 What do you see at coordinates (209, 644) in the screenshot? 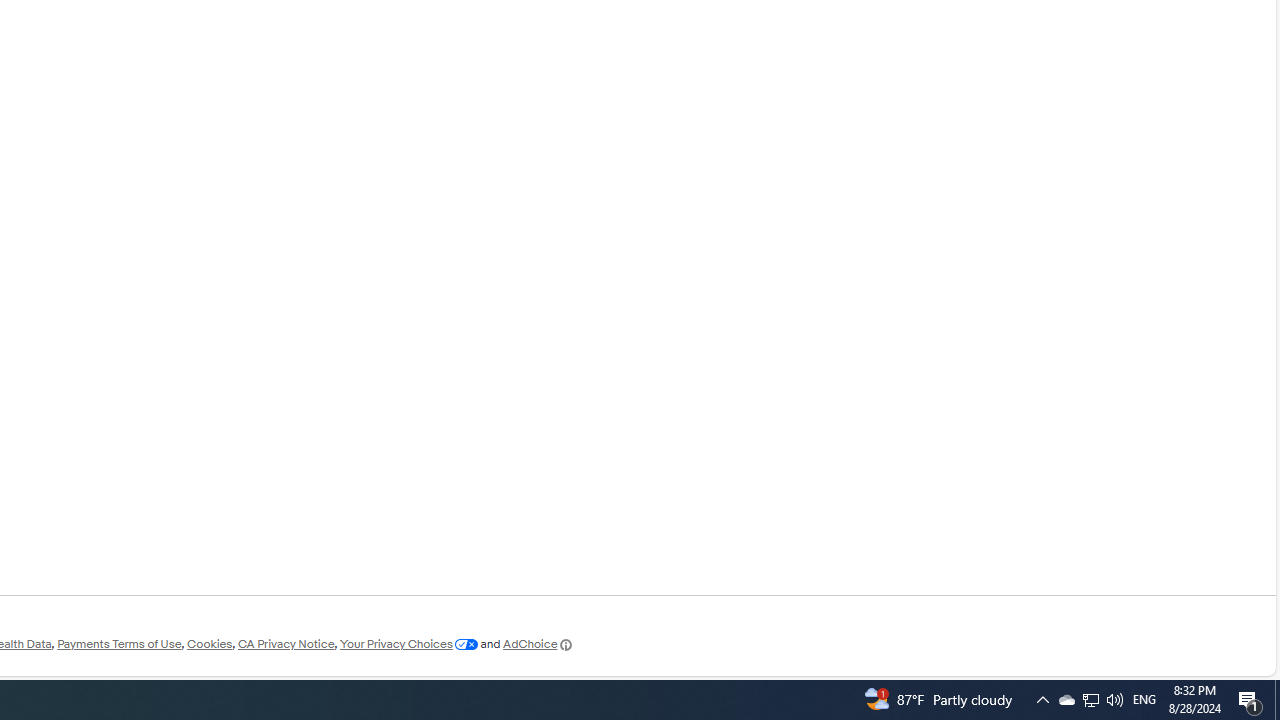
I see `'Cookies'` at bounding box center [209, 644].